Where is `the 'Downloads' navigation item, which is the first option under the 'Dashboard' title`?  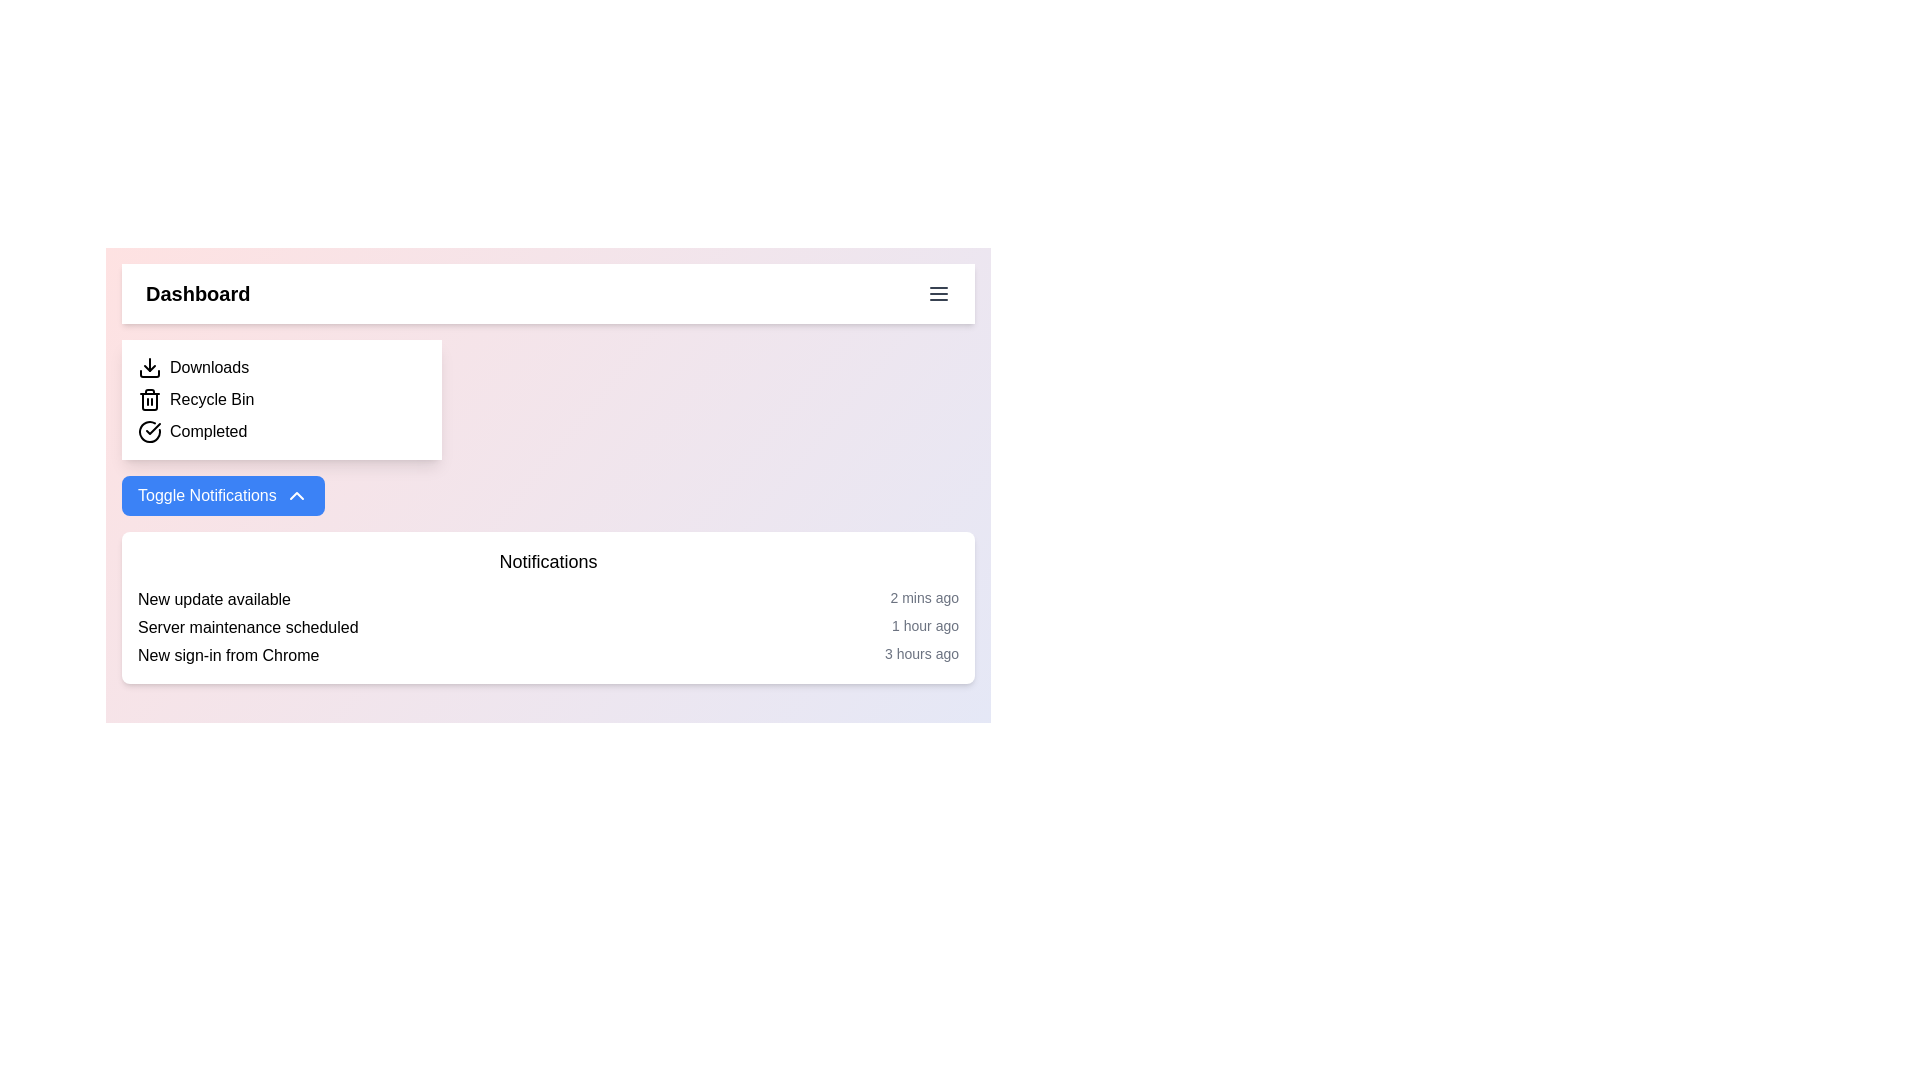
the 'Downloads' navigation item, which is the first option under the 'Dashboard' title is located at coordinates (281, 367).